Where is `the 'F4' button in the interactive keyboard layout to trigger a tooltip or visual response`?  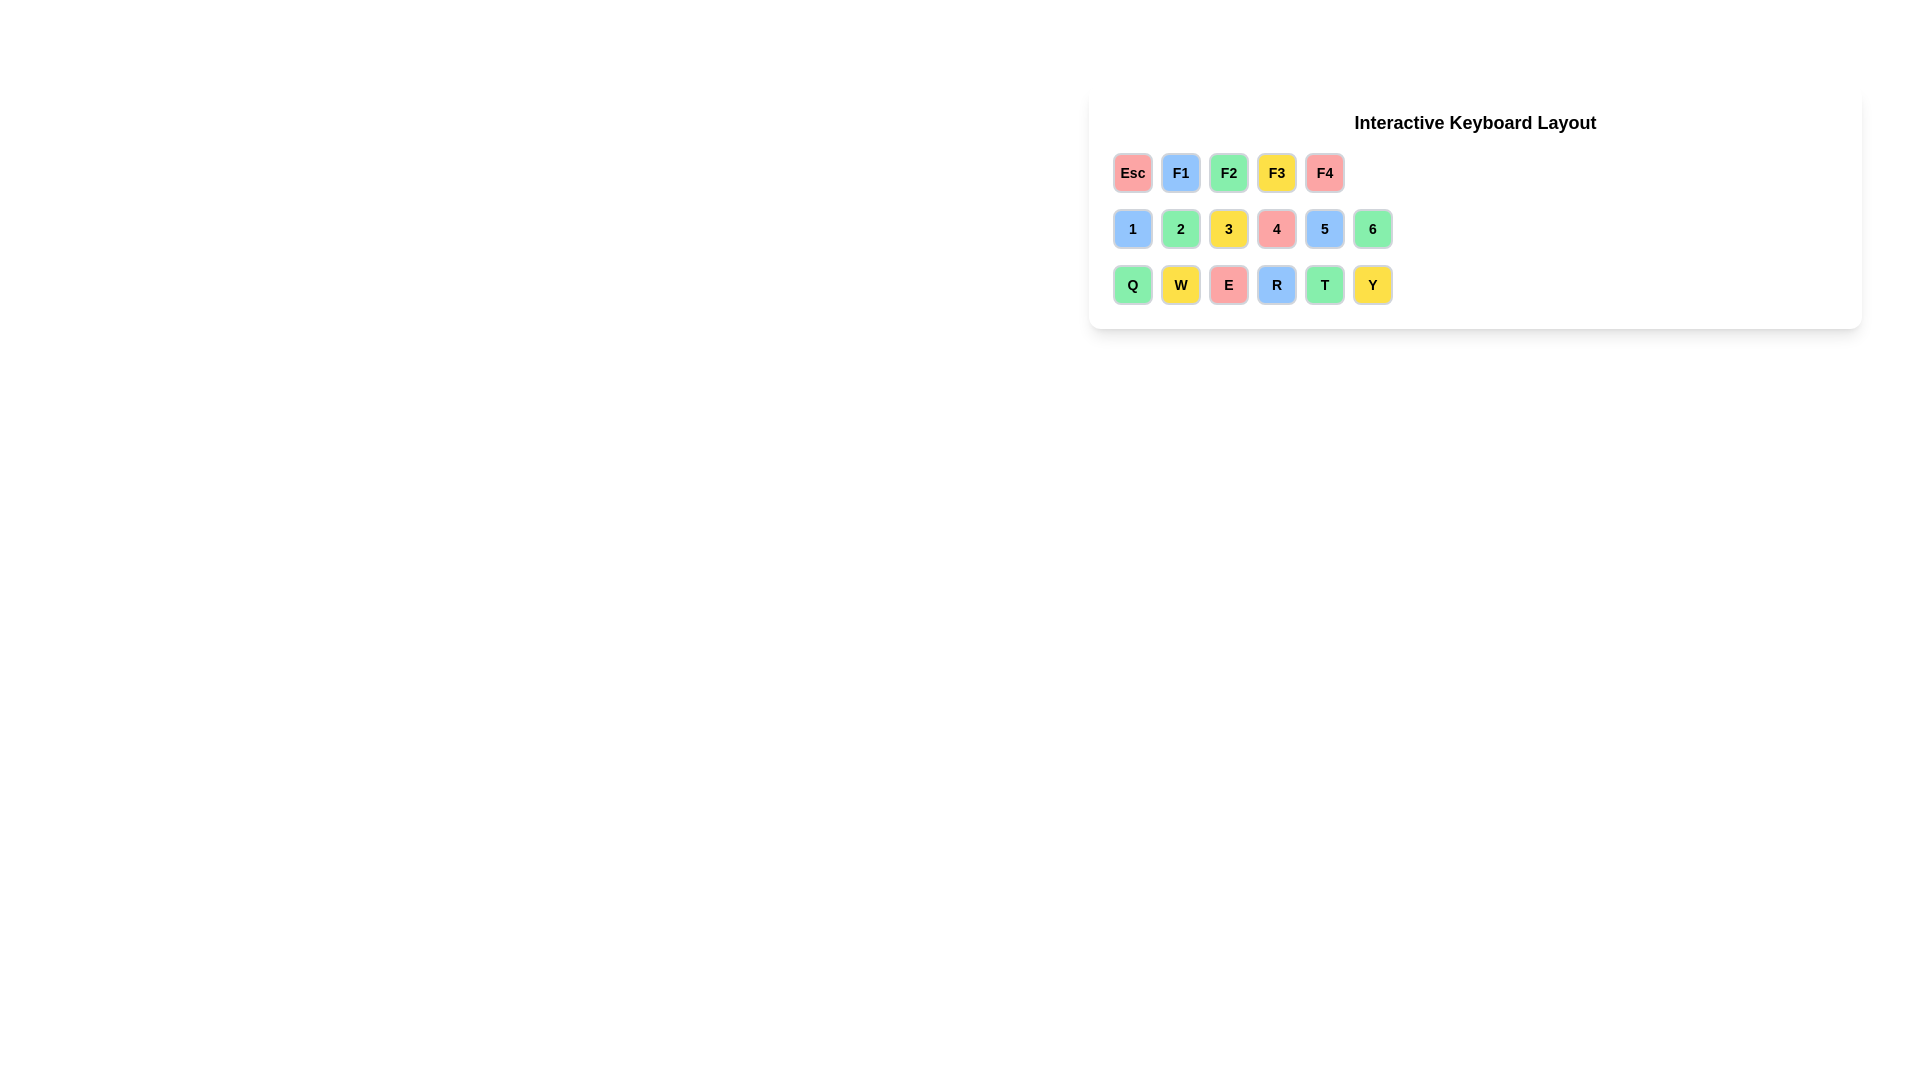 the 'F4' button in the interactive keyboard layout to trigger a tooltip or visual response is located at coordinates (1324, 172).